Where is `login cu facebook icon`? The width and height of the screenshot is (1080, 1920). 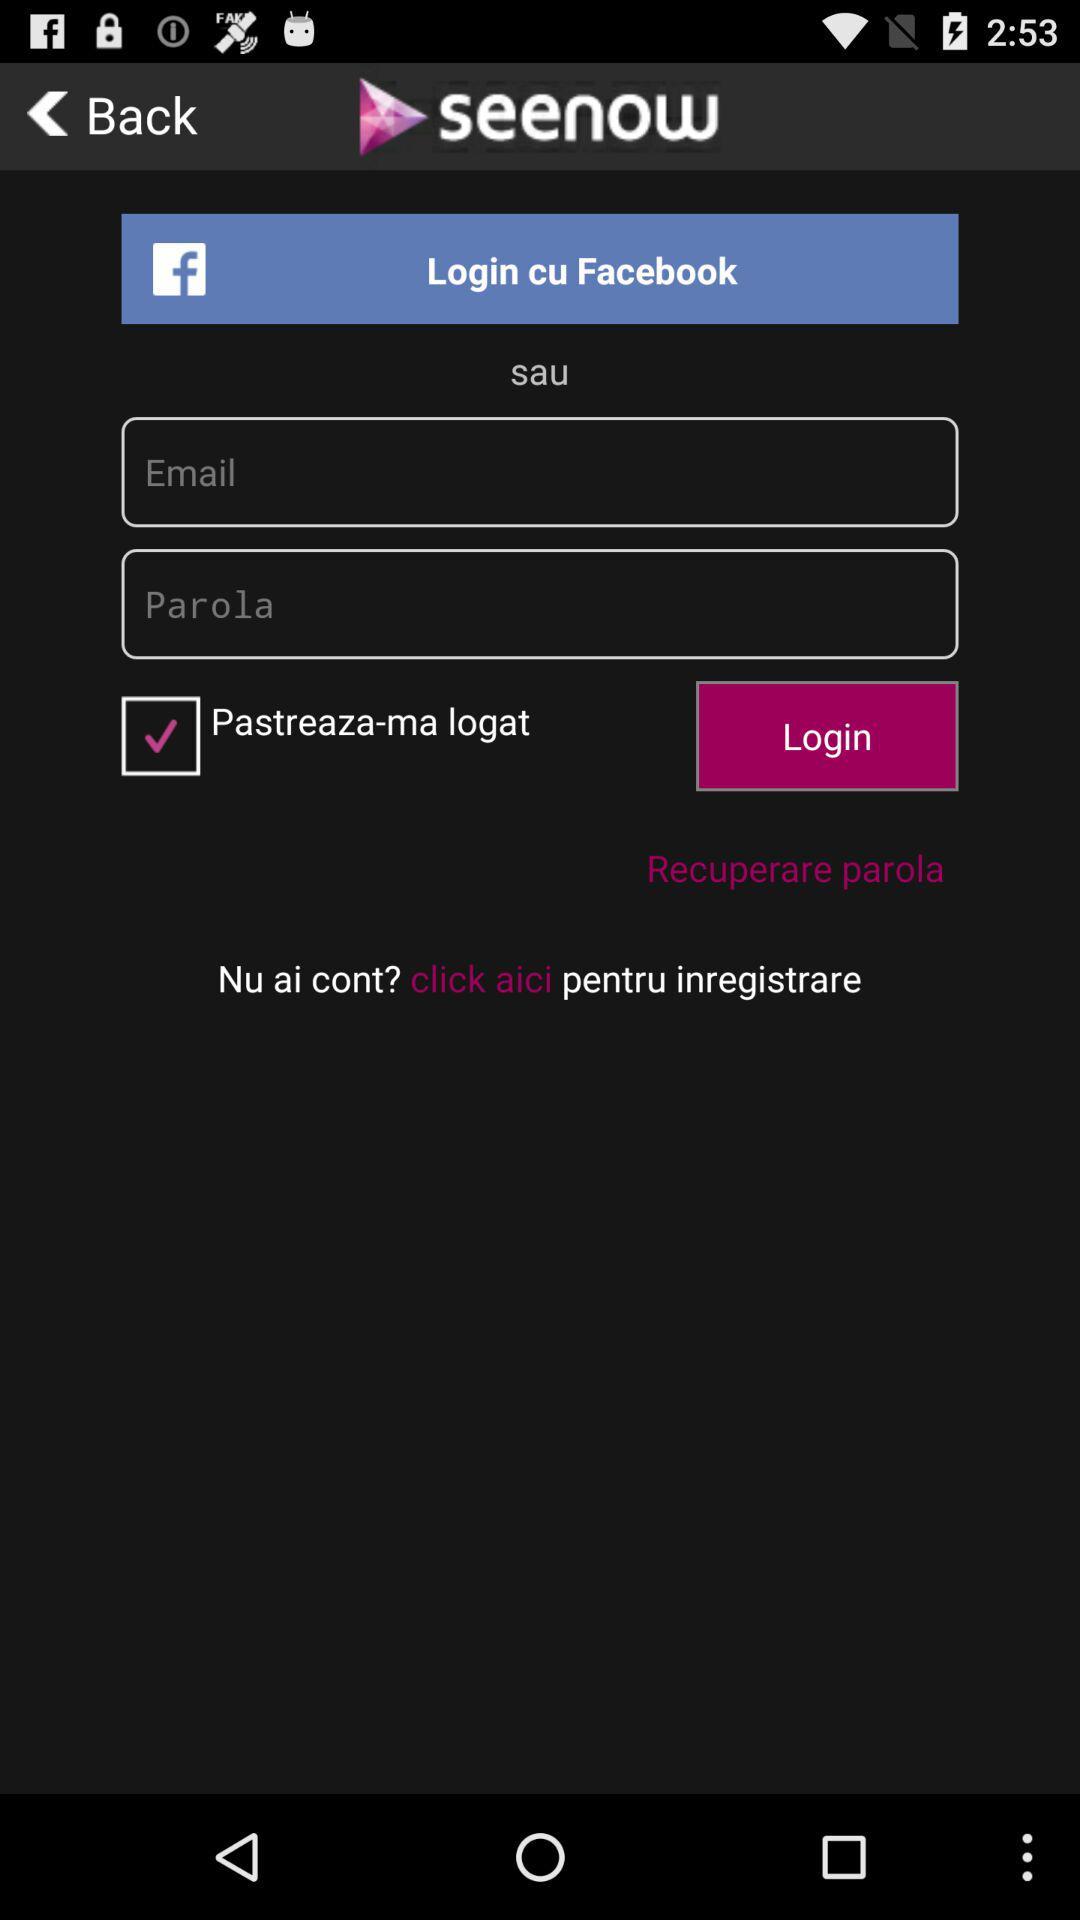 login cu facebook icon is located at coordinates (540, 267).